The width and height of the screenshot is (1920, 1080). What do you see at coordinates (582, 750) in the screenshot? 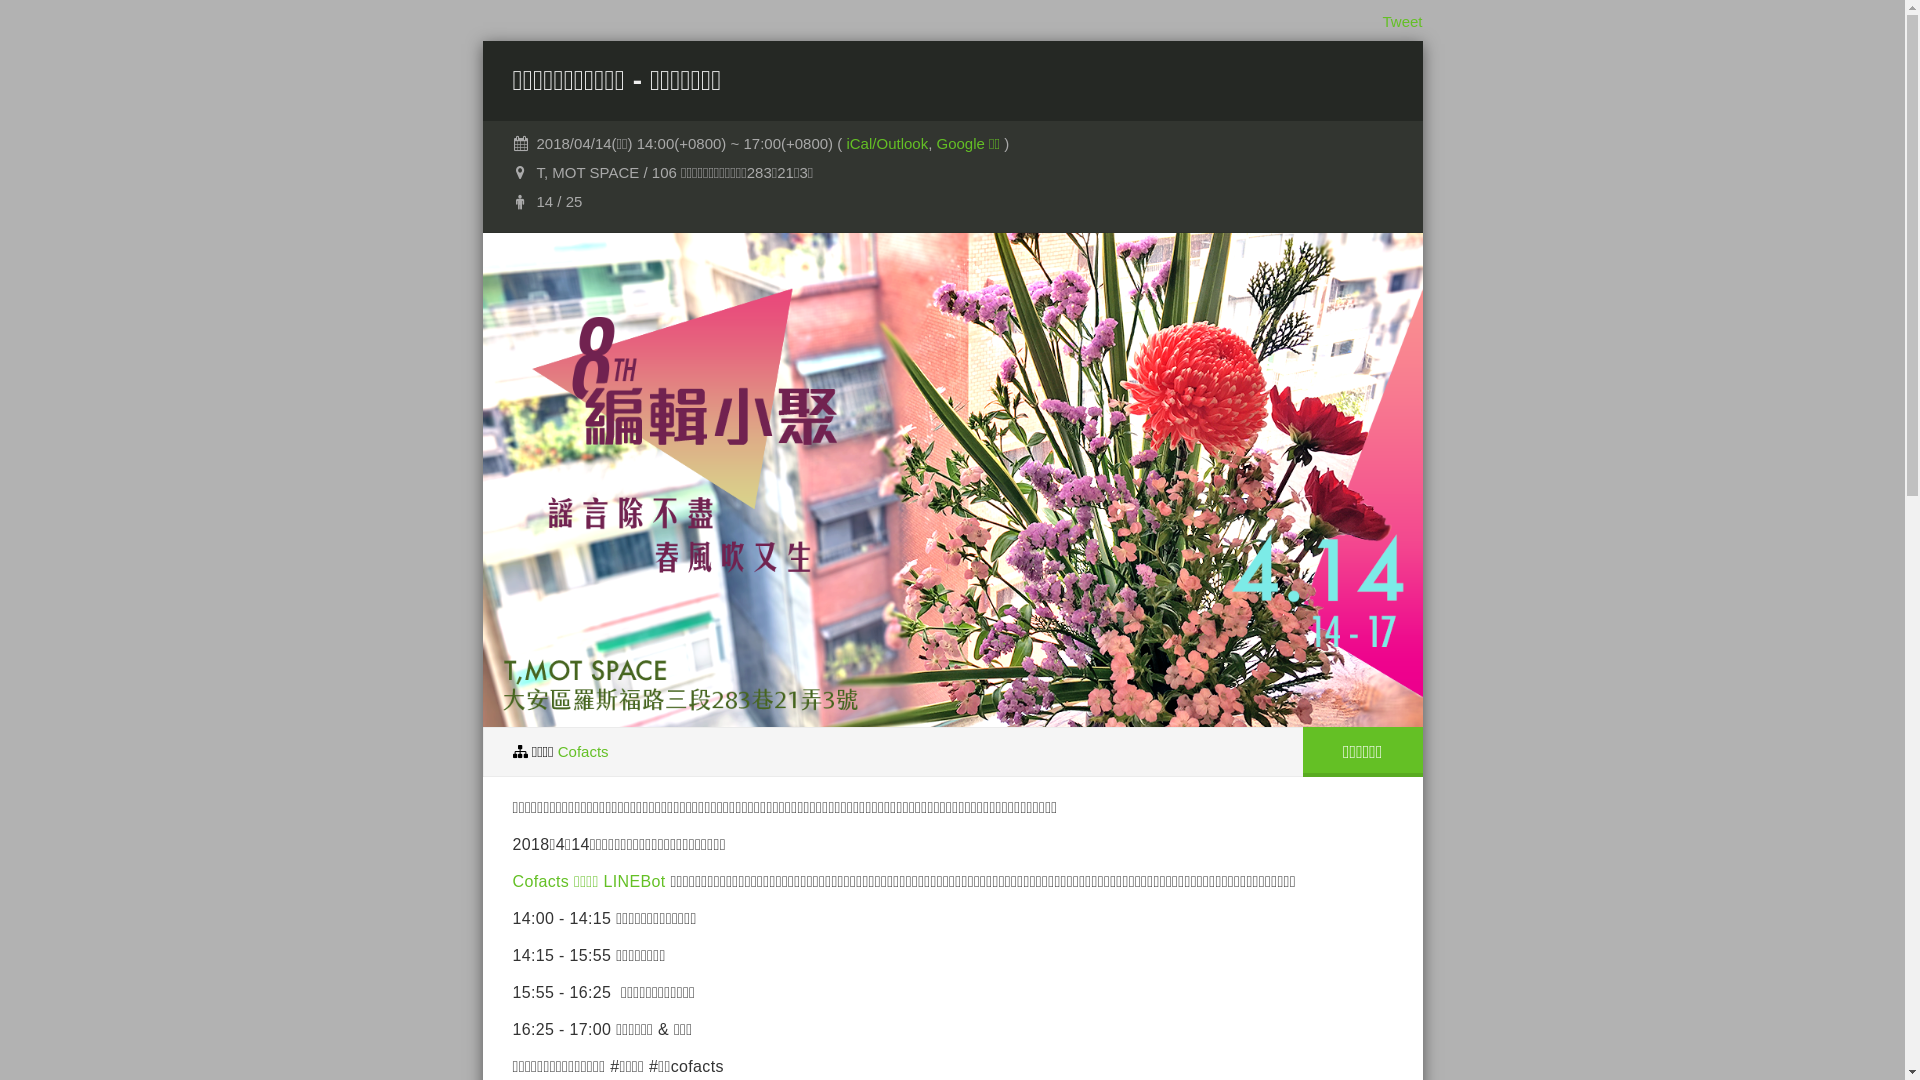
I see `'Cofacts'` at bounding box center [582, 750].